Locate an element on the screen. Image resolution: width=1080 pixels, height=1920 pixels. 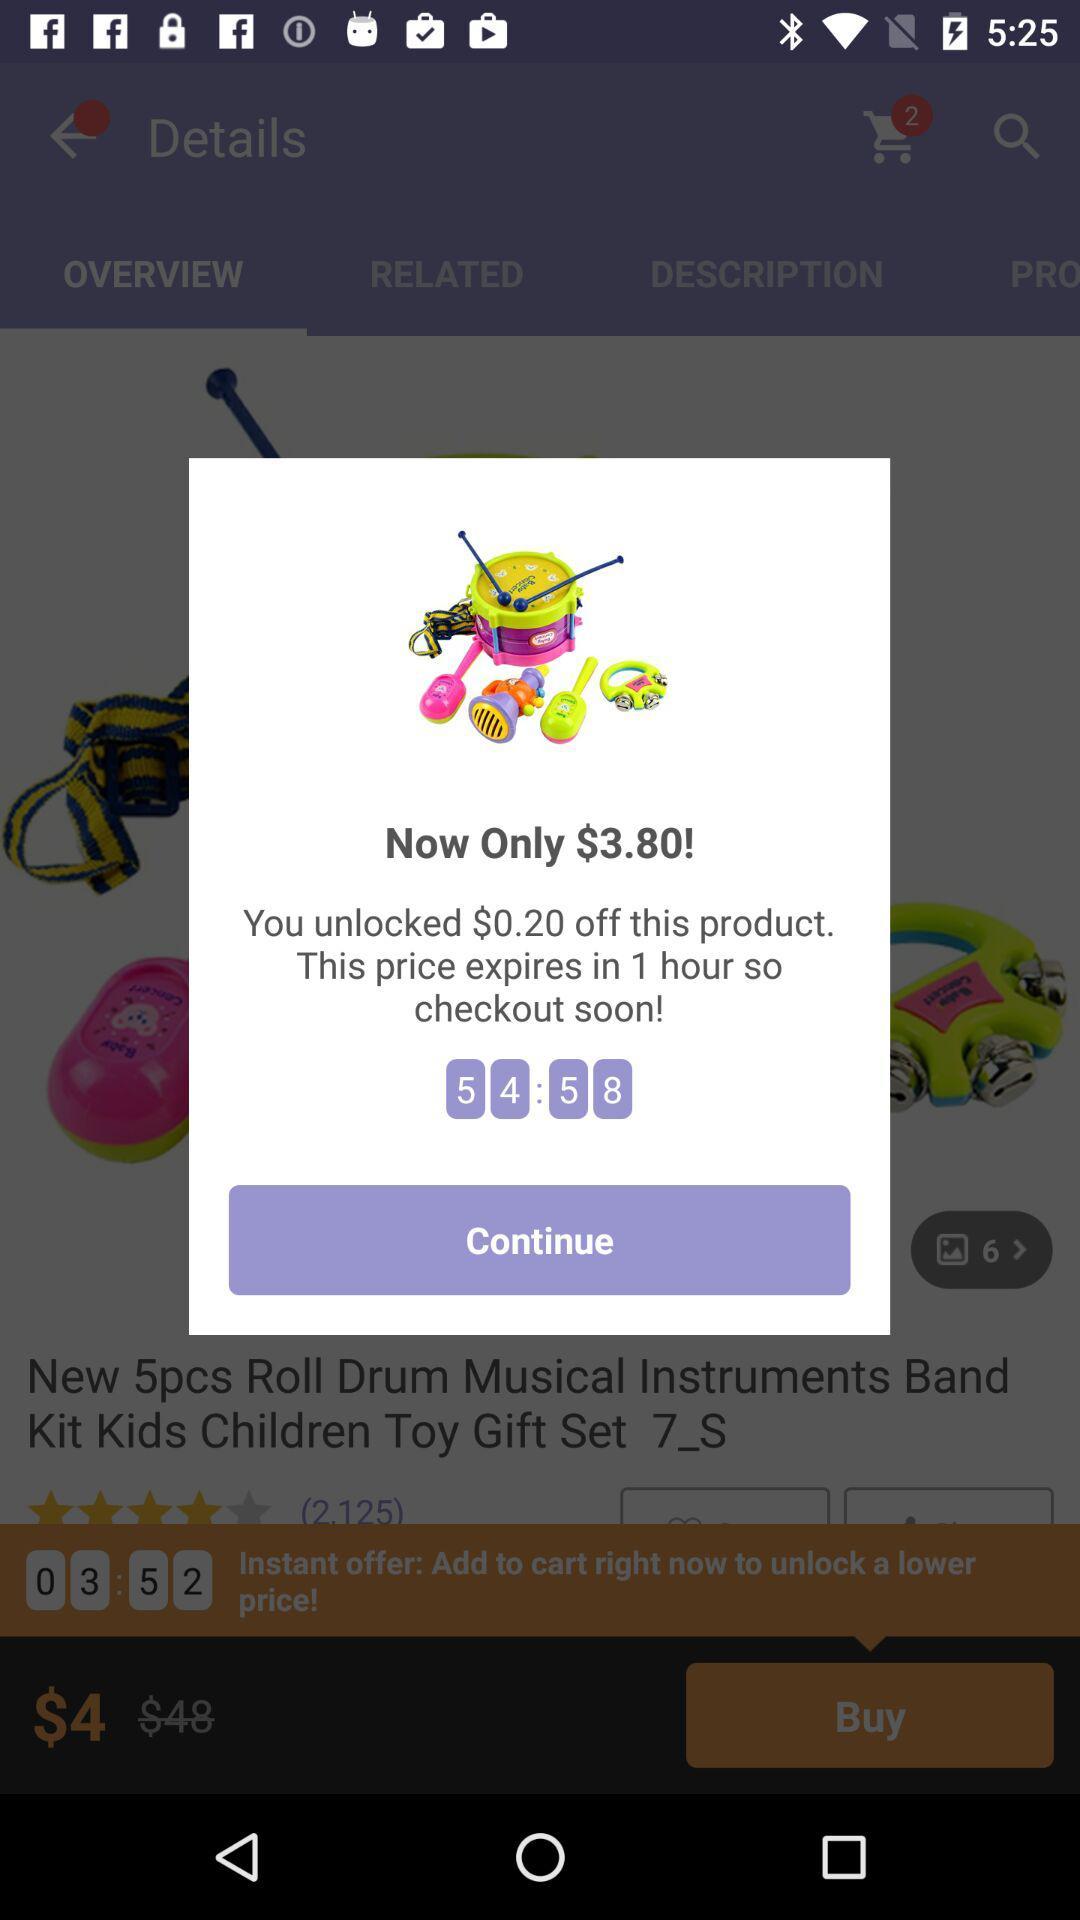
the continue item is located at coordinates (538, 1239).